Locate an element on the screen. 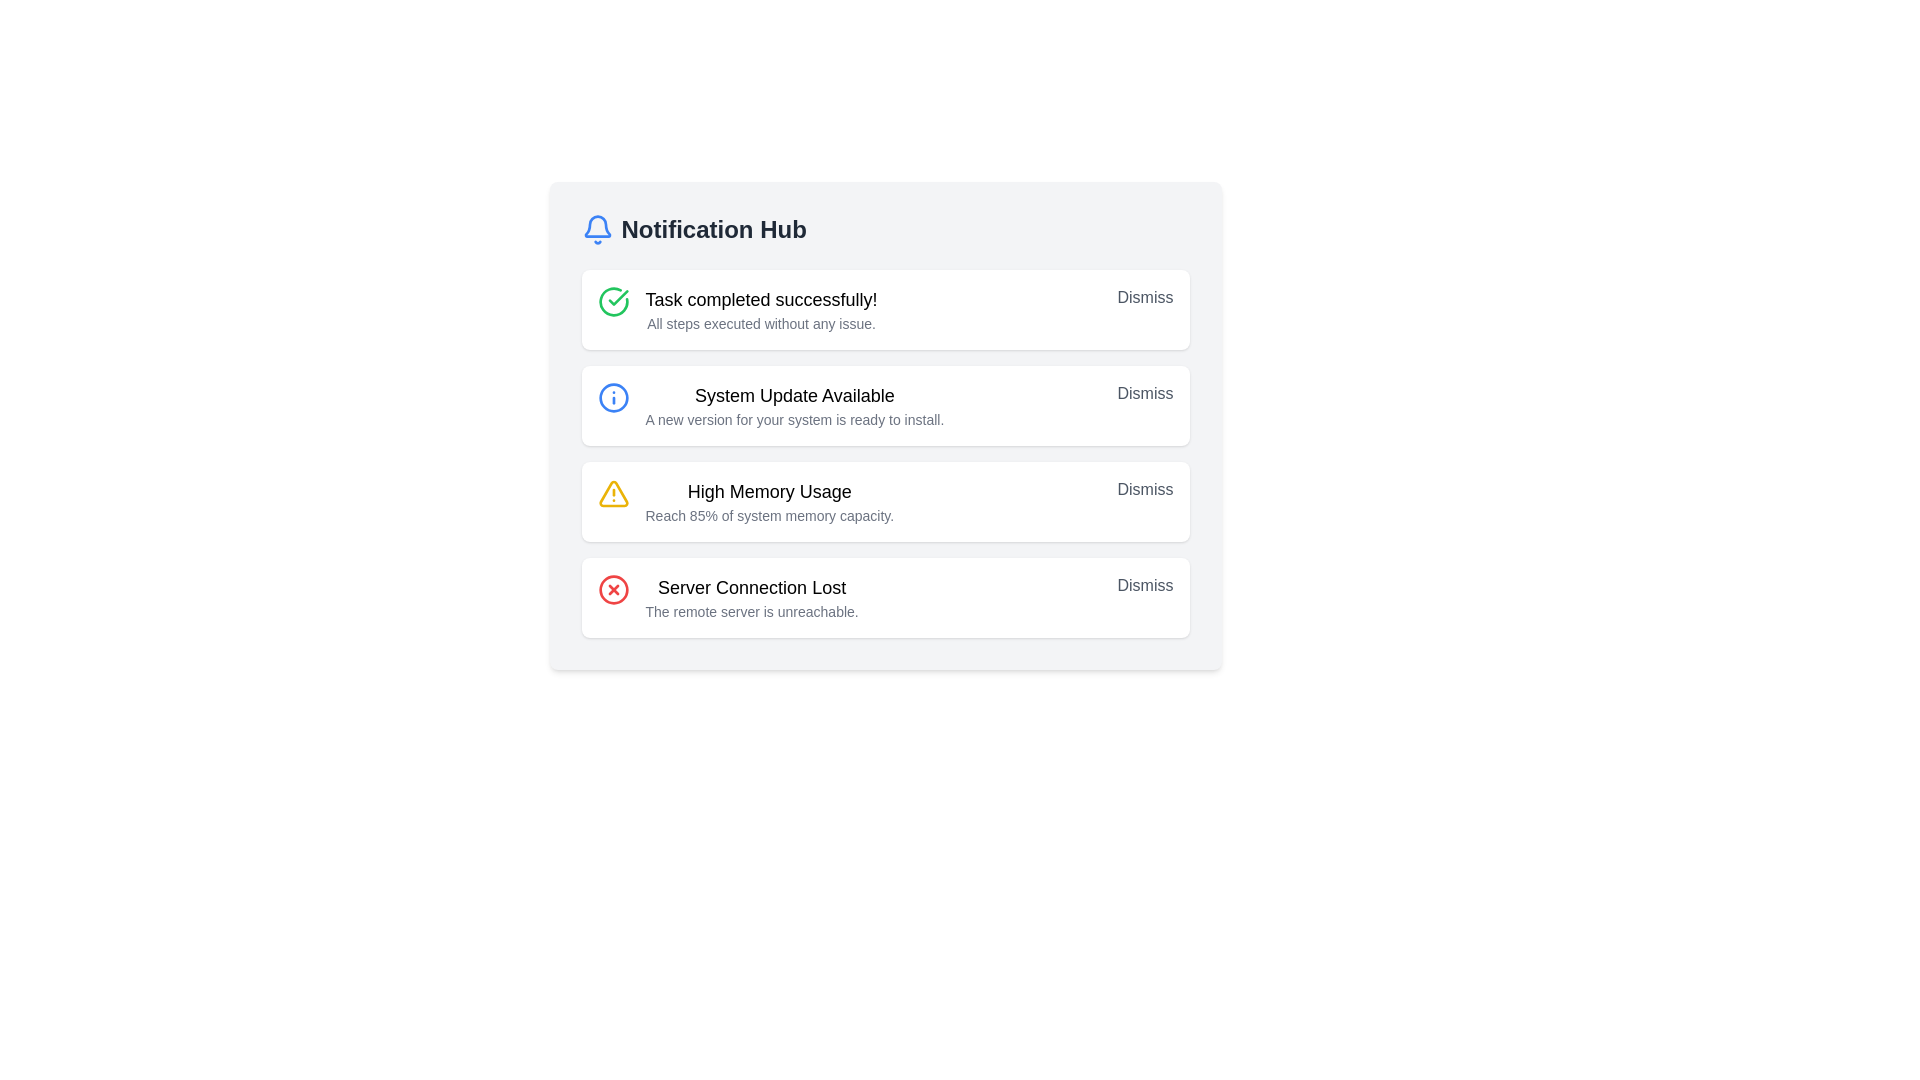 The image size is (1920, 1080). the static text label in the Notification Hub that provides information about the successful completion of a task, located under the title 'Task completed successfully!' is located at coordinates (760, 323).